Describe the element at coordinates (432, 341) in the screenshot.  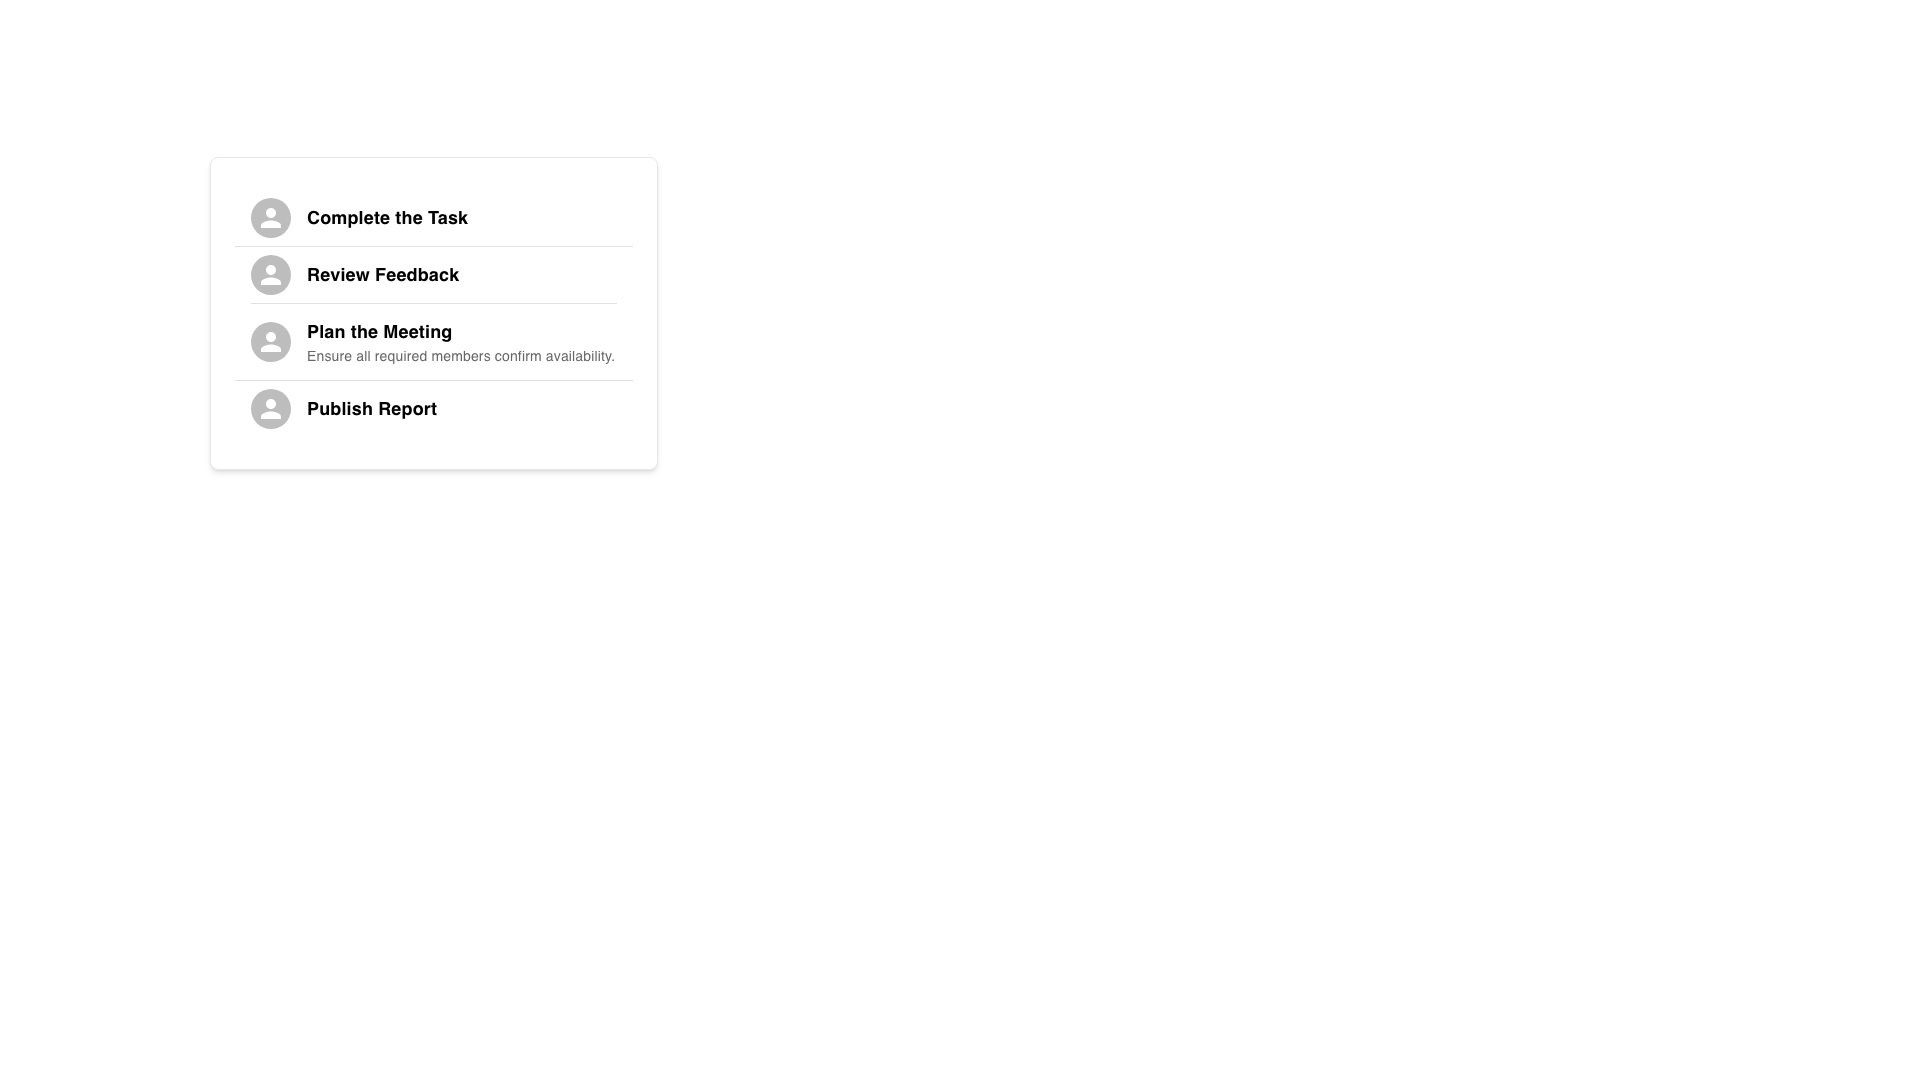
I see `on the third list item which has a circular avatar with a red background, a person icon, and the text 'Plan the Meeting' followed by 'Ensure all required members confirm availability'` at that location.